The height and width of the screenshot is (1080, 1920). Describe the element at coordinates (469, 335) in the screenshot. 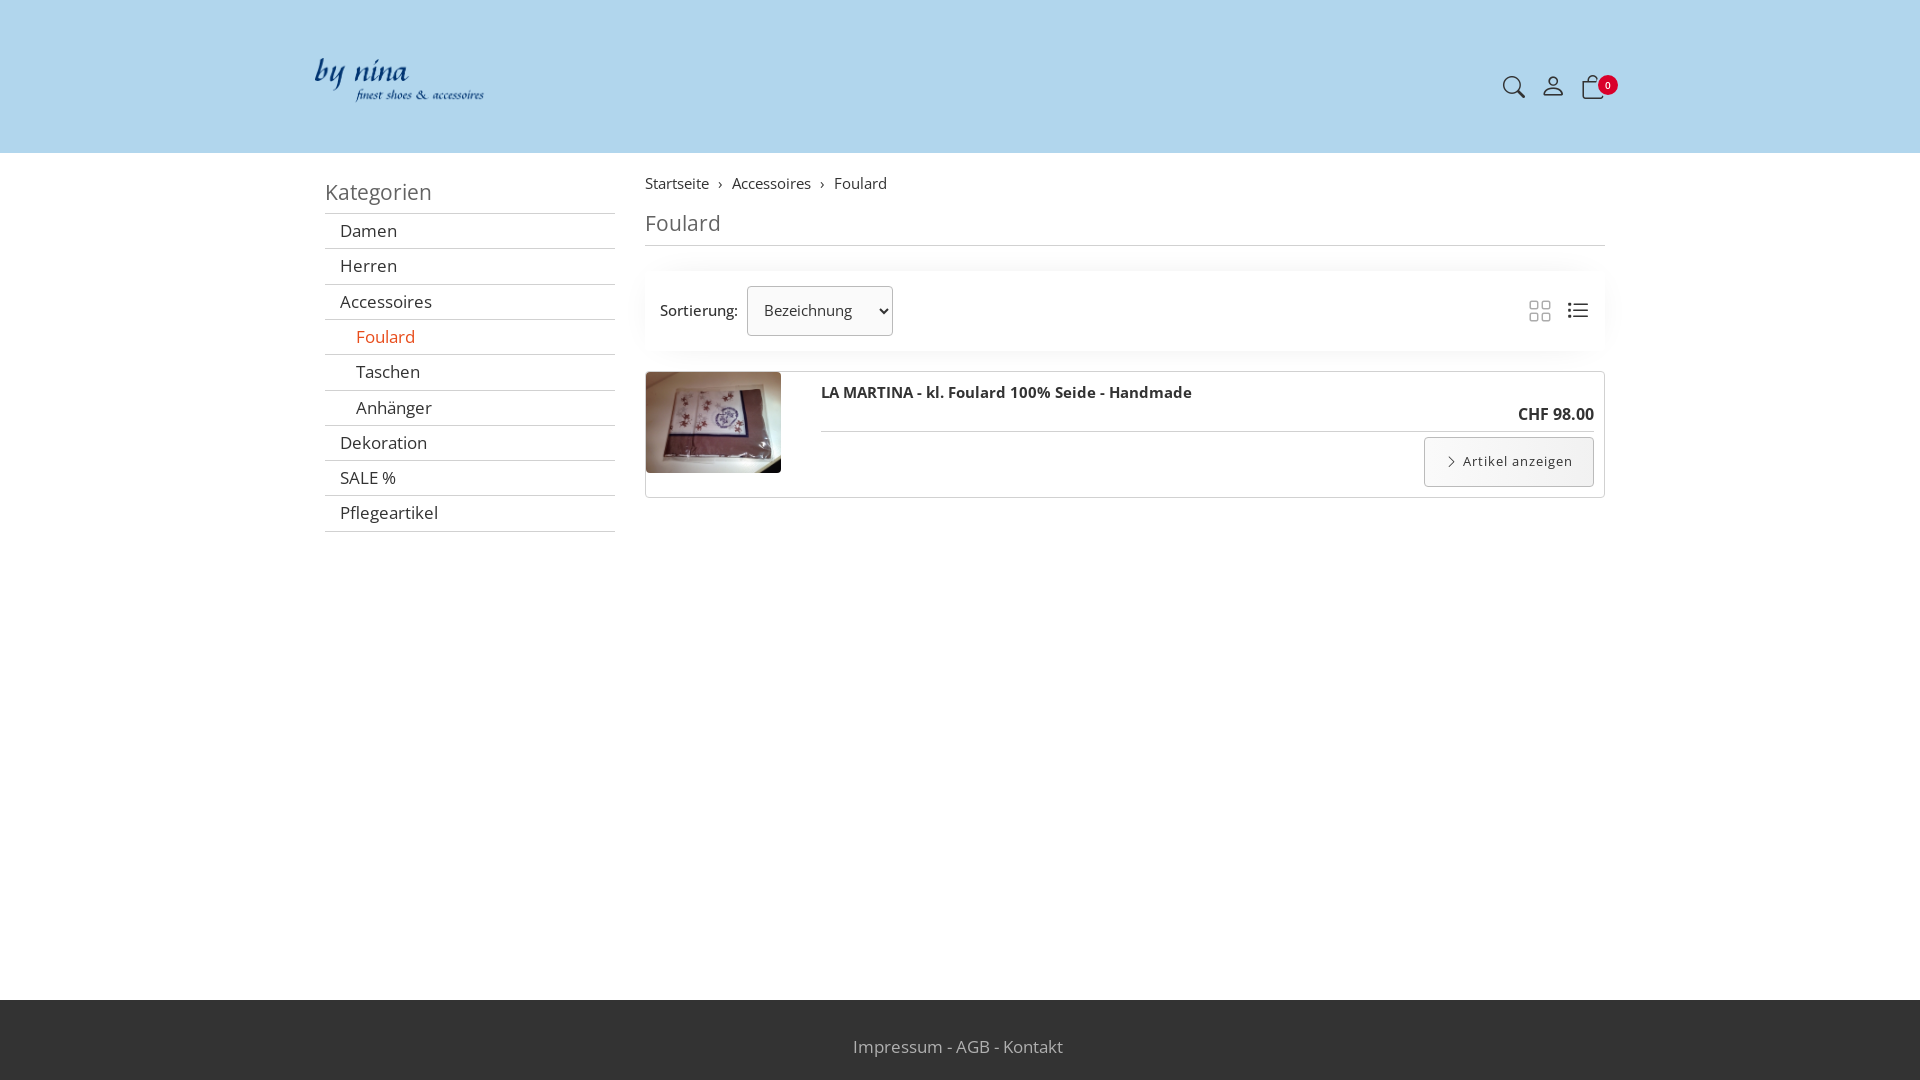

I see `'Foulard'` at that location.